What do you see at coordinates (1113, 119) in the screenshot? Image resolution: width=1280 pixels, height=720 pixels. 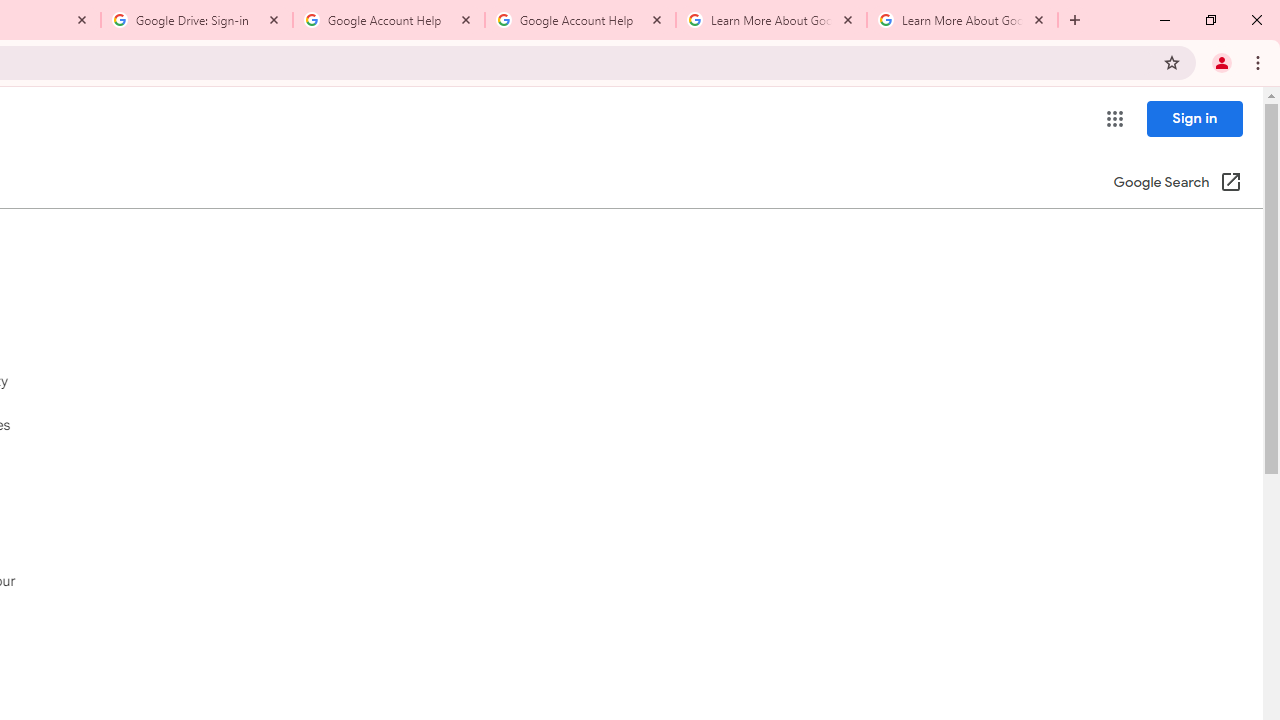 I see `'Google apps'` at bounding box center [1113, 119].